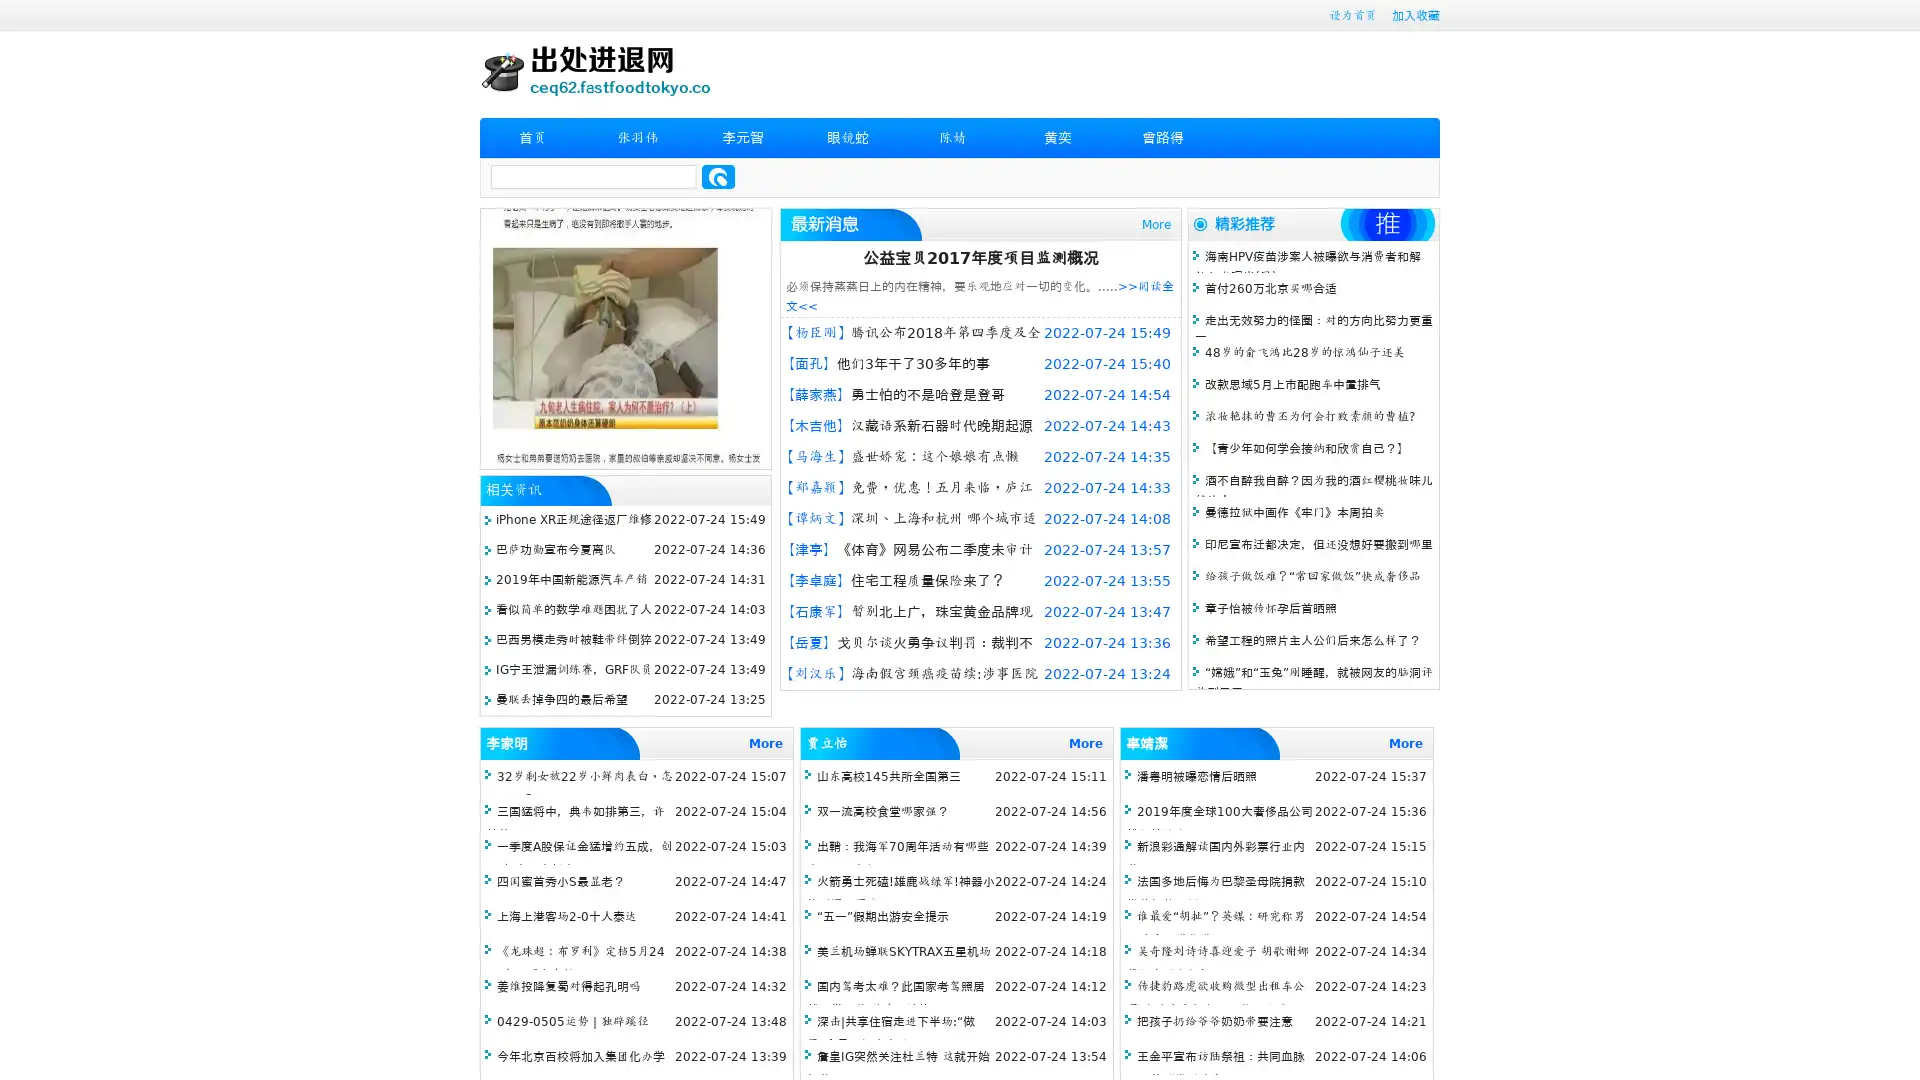  What do you see at coordinates (718, 176) in the screenshot?
I see `Search` at bounding box center [718, 176].